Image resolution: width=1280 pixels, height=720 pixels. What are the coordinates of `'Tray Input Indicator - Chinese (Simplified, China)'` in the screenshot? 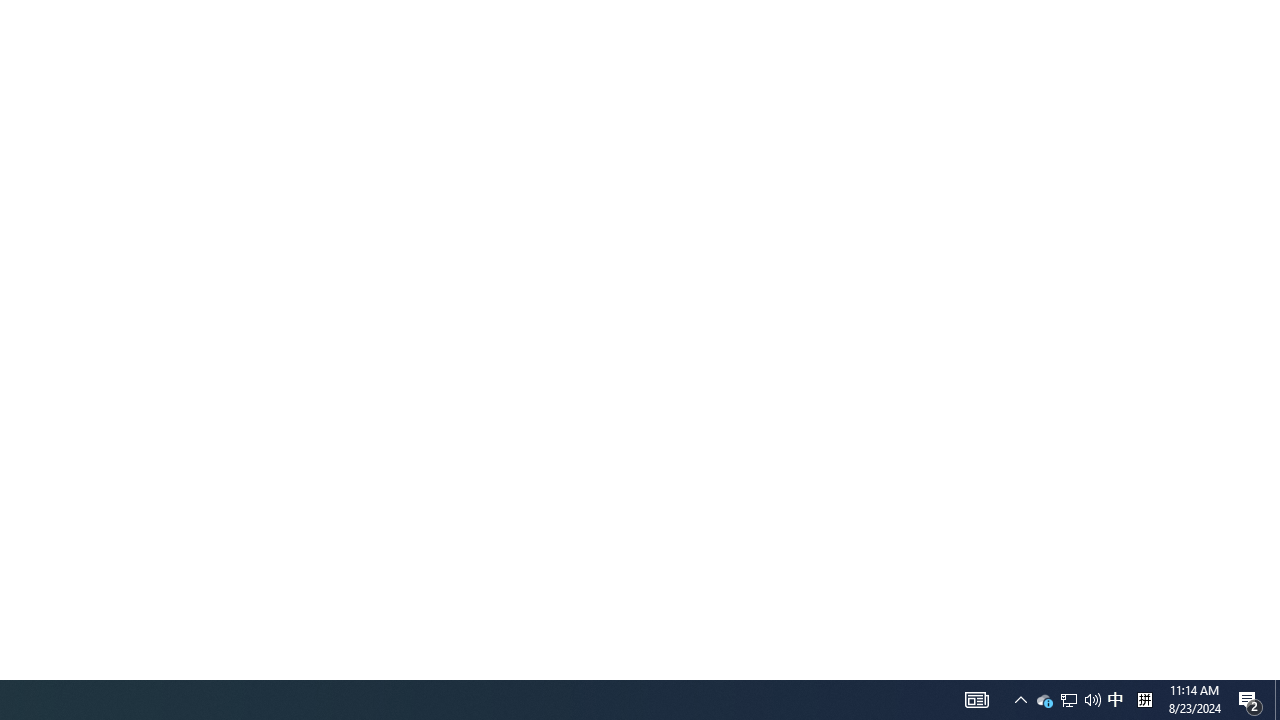 It's located at (1144, 698).